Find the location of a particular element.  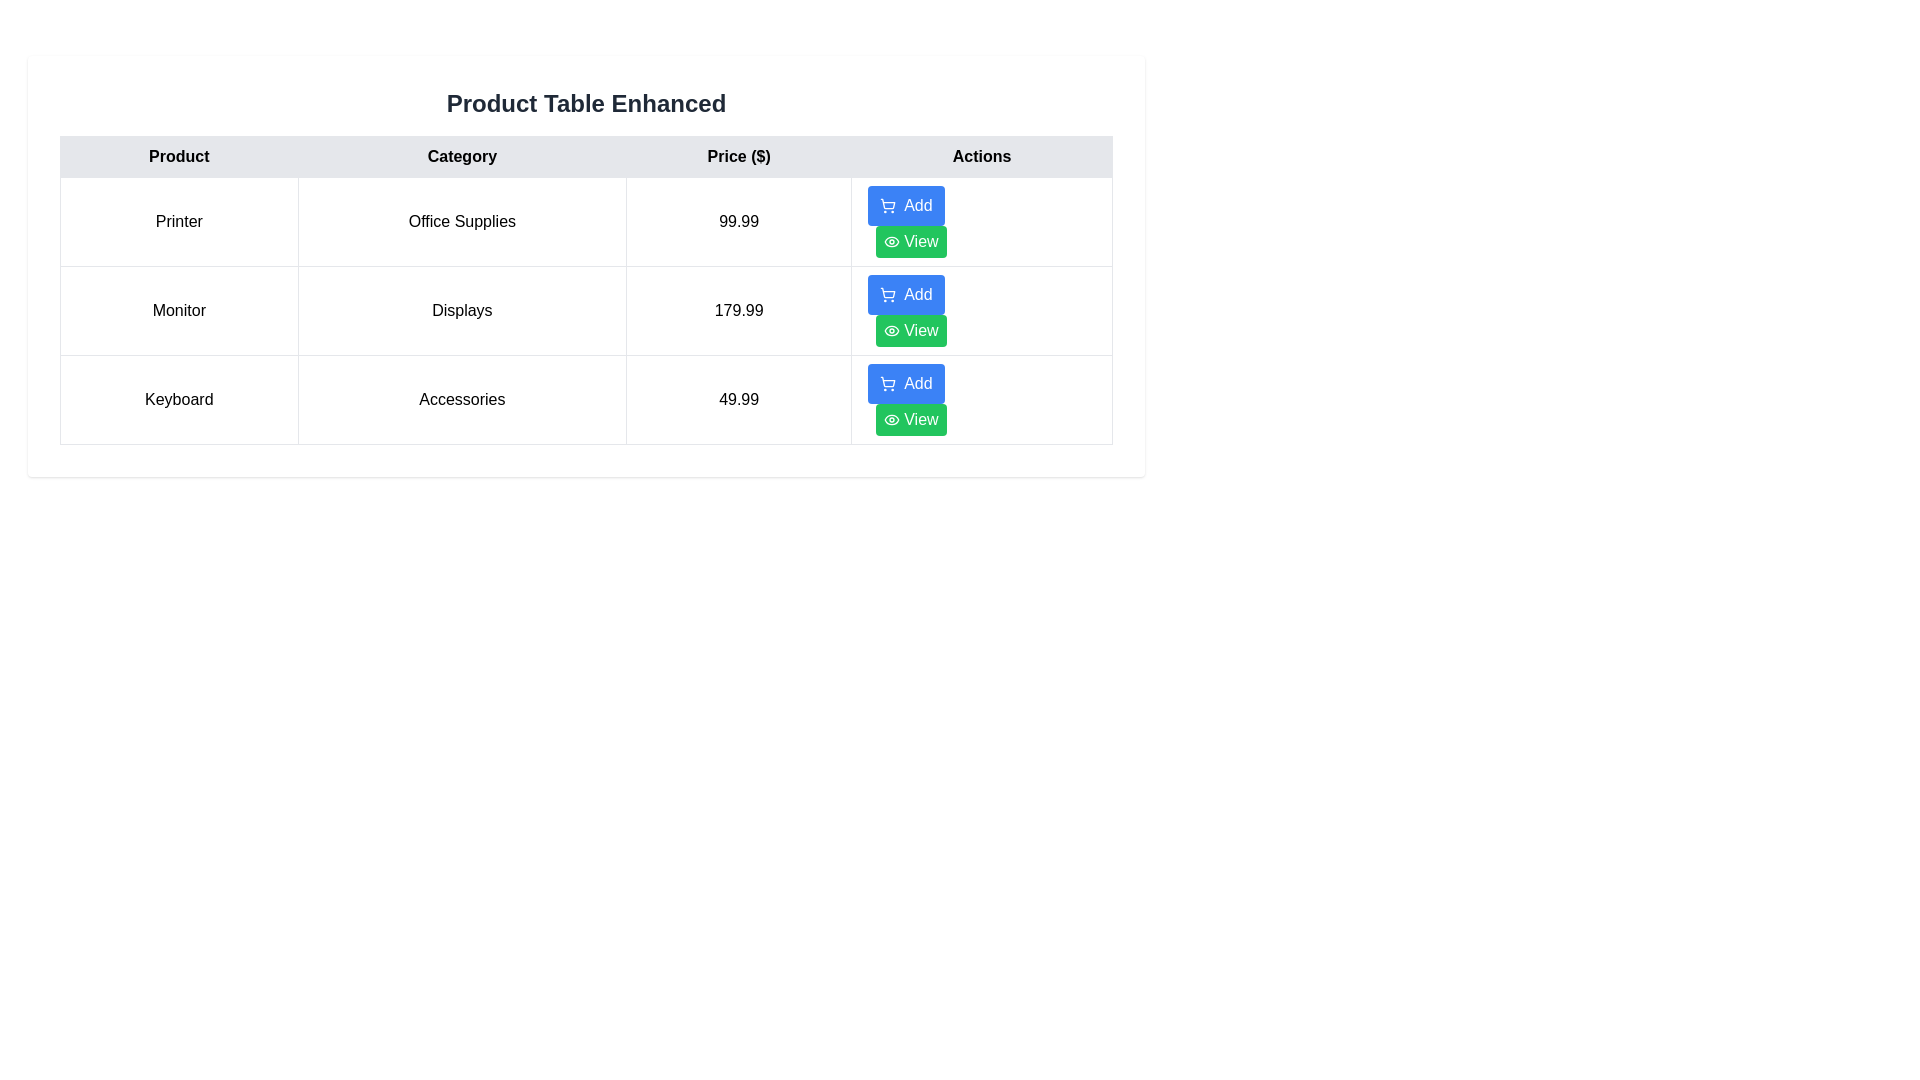

the first row of the 'Product Table Enhanced' that provides details about a specific product (Printer) is located at coordinates (585, 222).